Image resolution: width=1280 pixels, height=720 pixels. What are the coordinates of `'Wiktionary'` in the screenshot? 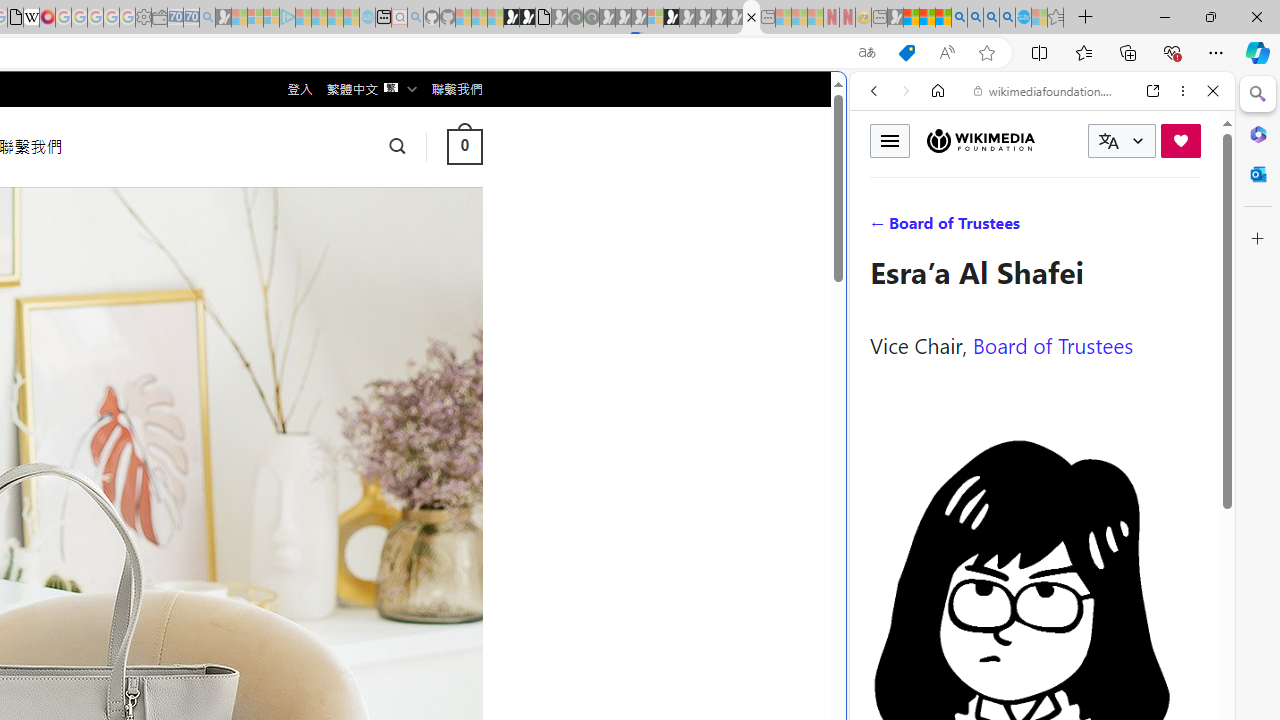 It's located at (1034, 669).